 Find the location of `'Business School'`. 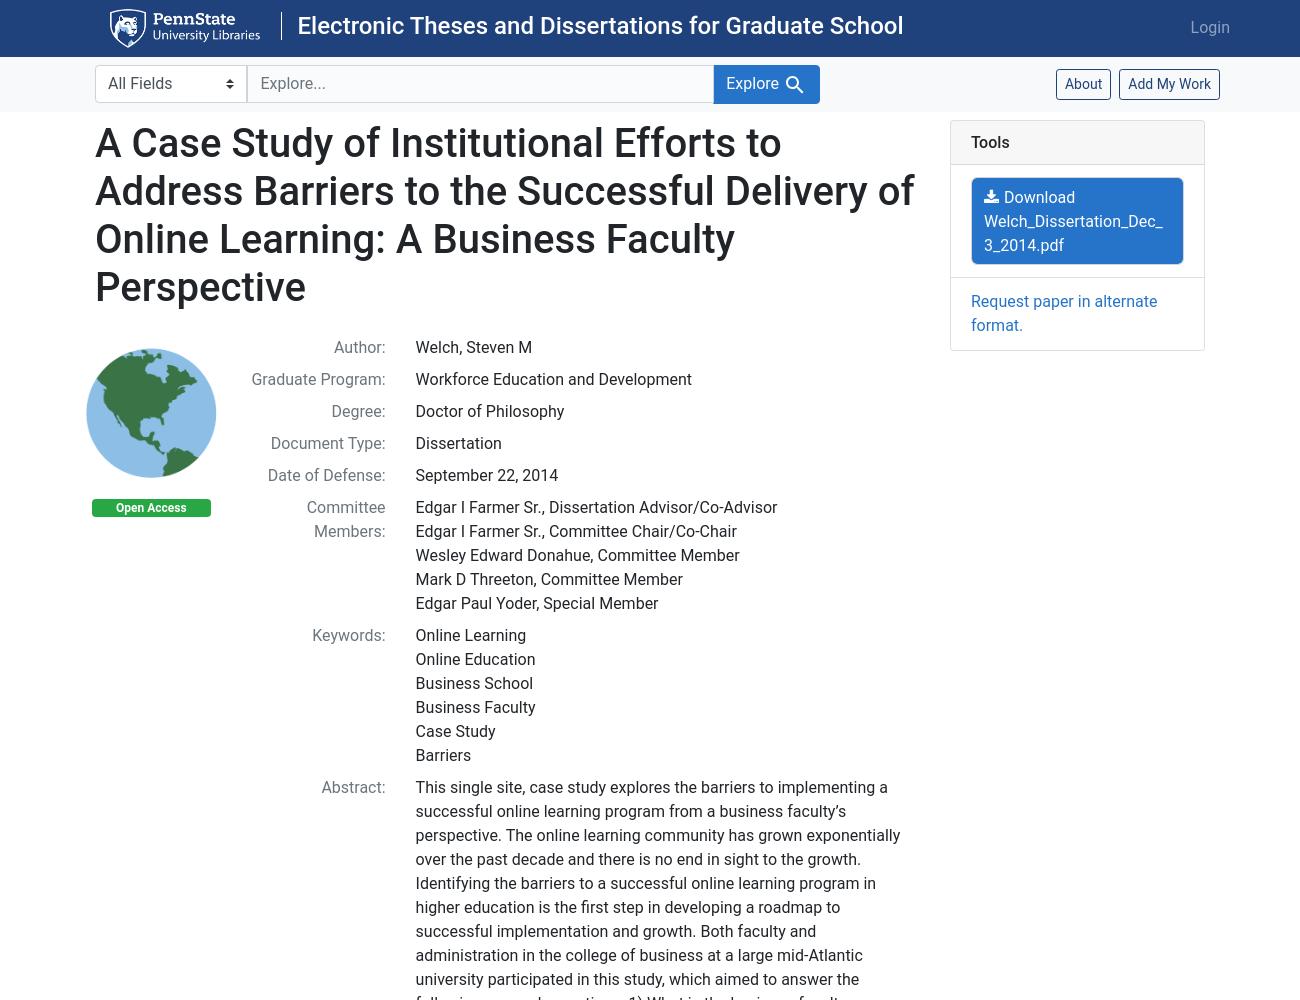

'Business School' is located at coordinates (472, 682).